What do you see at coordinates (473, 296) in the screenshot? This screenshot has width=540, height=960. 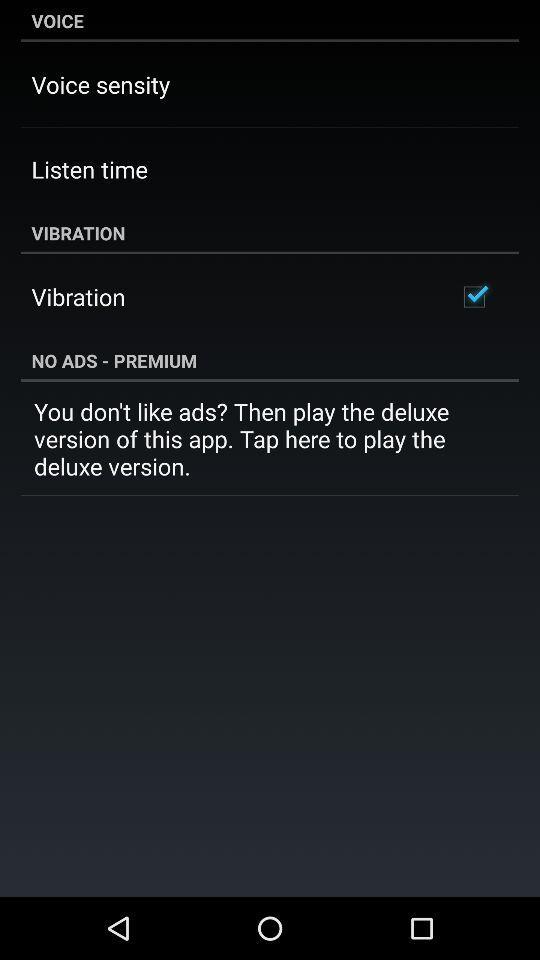 I see `icon next to the vibration icon` at bounding box center [473, 296].